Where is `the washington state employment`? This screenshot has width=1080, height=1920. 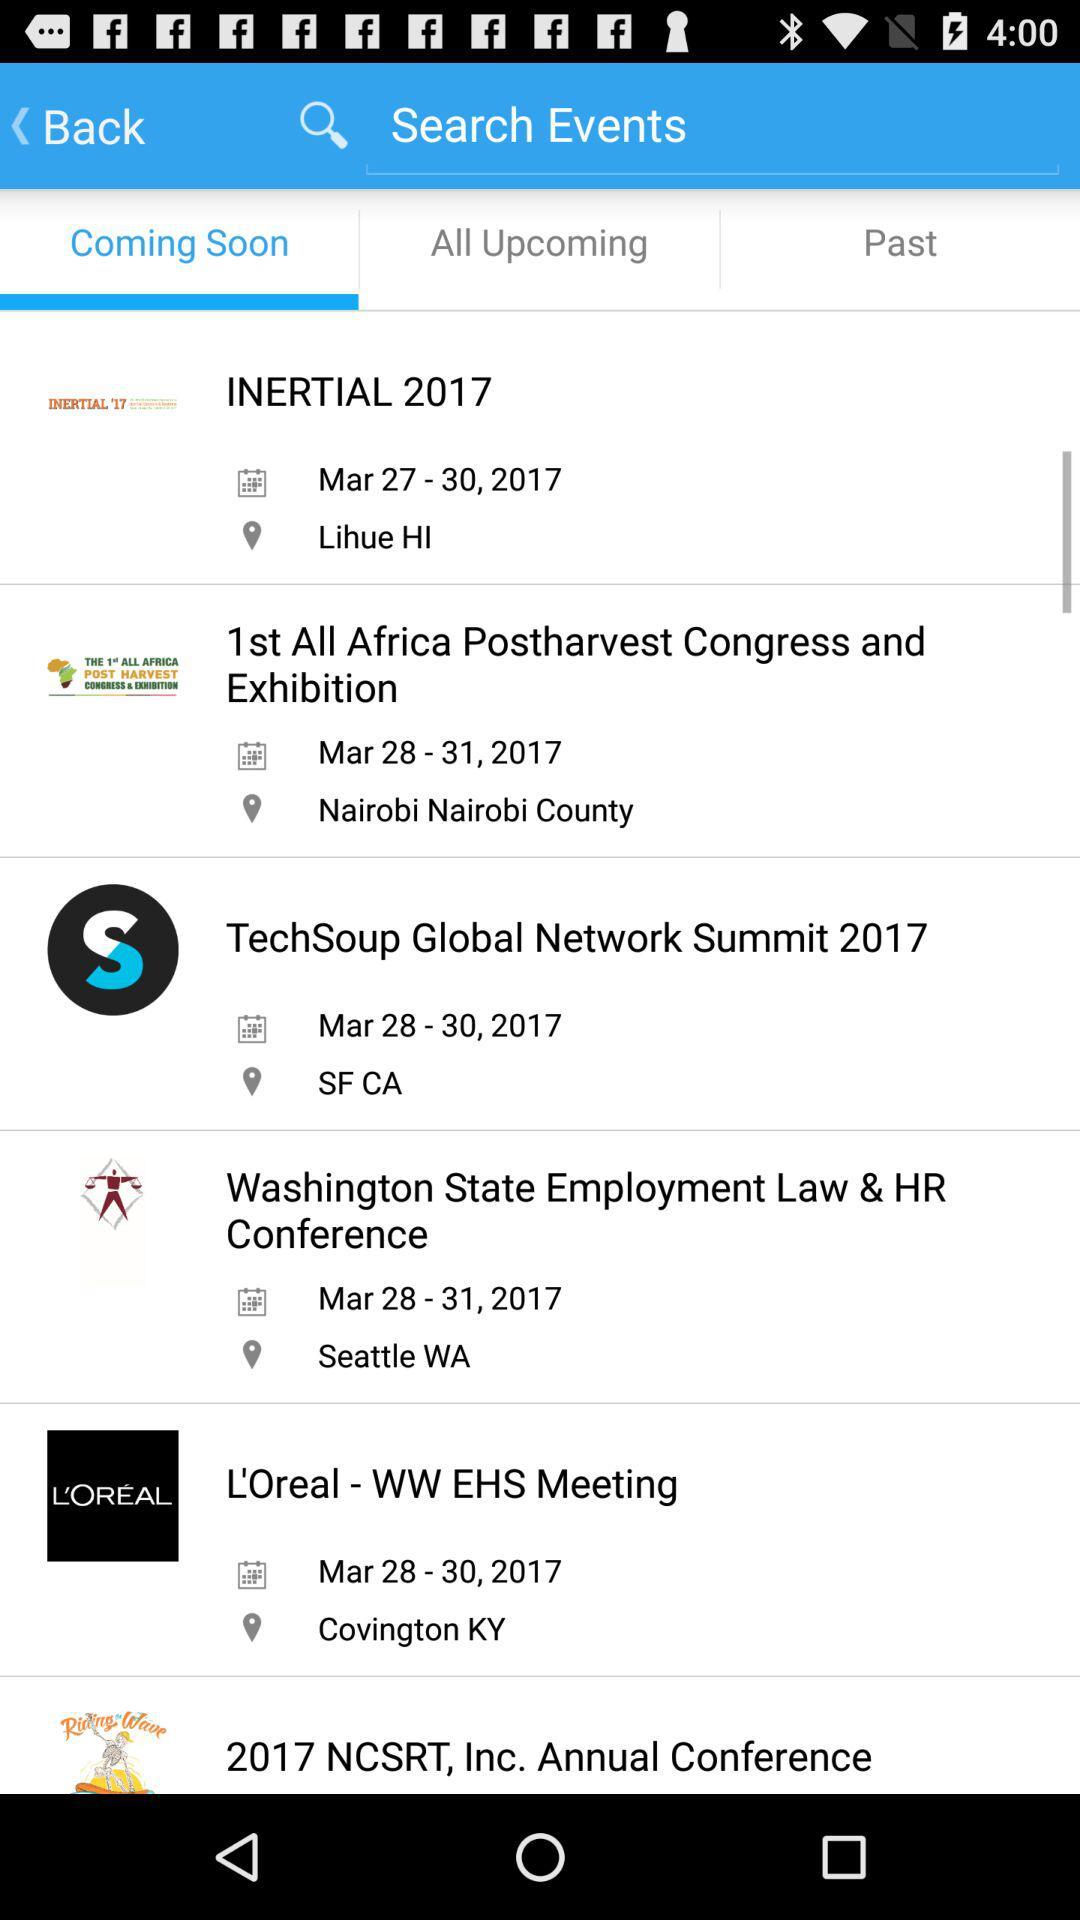 the washington state employment is located at coordinates (609, 1208).